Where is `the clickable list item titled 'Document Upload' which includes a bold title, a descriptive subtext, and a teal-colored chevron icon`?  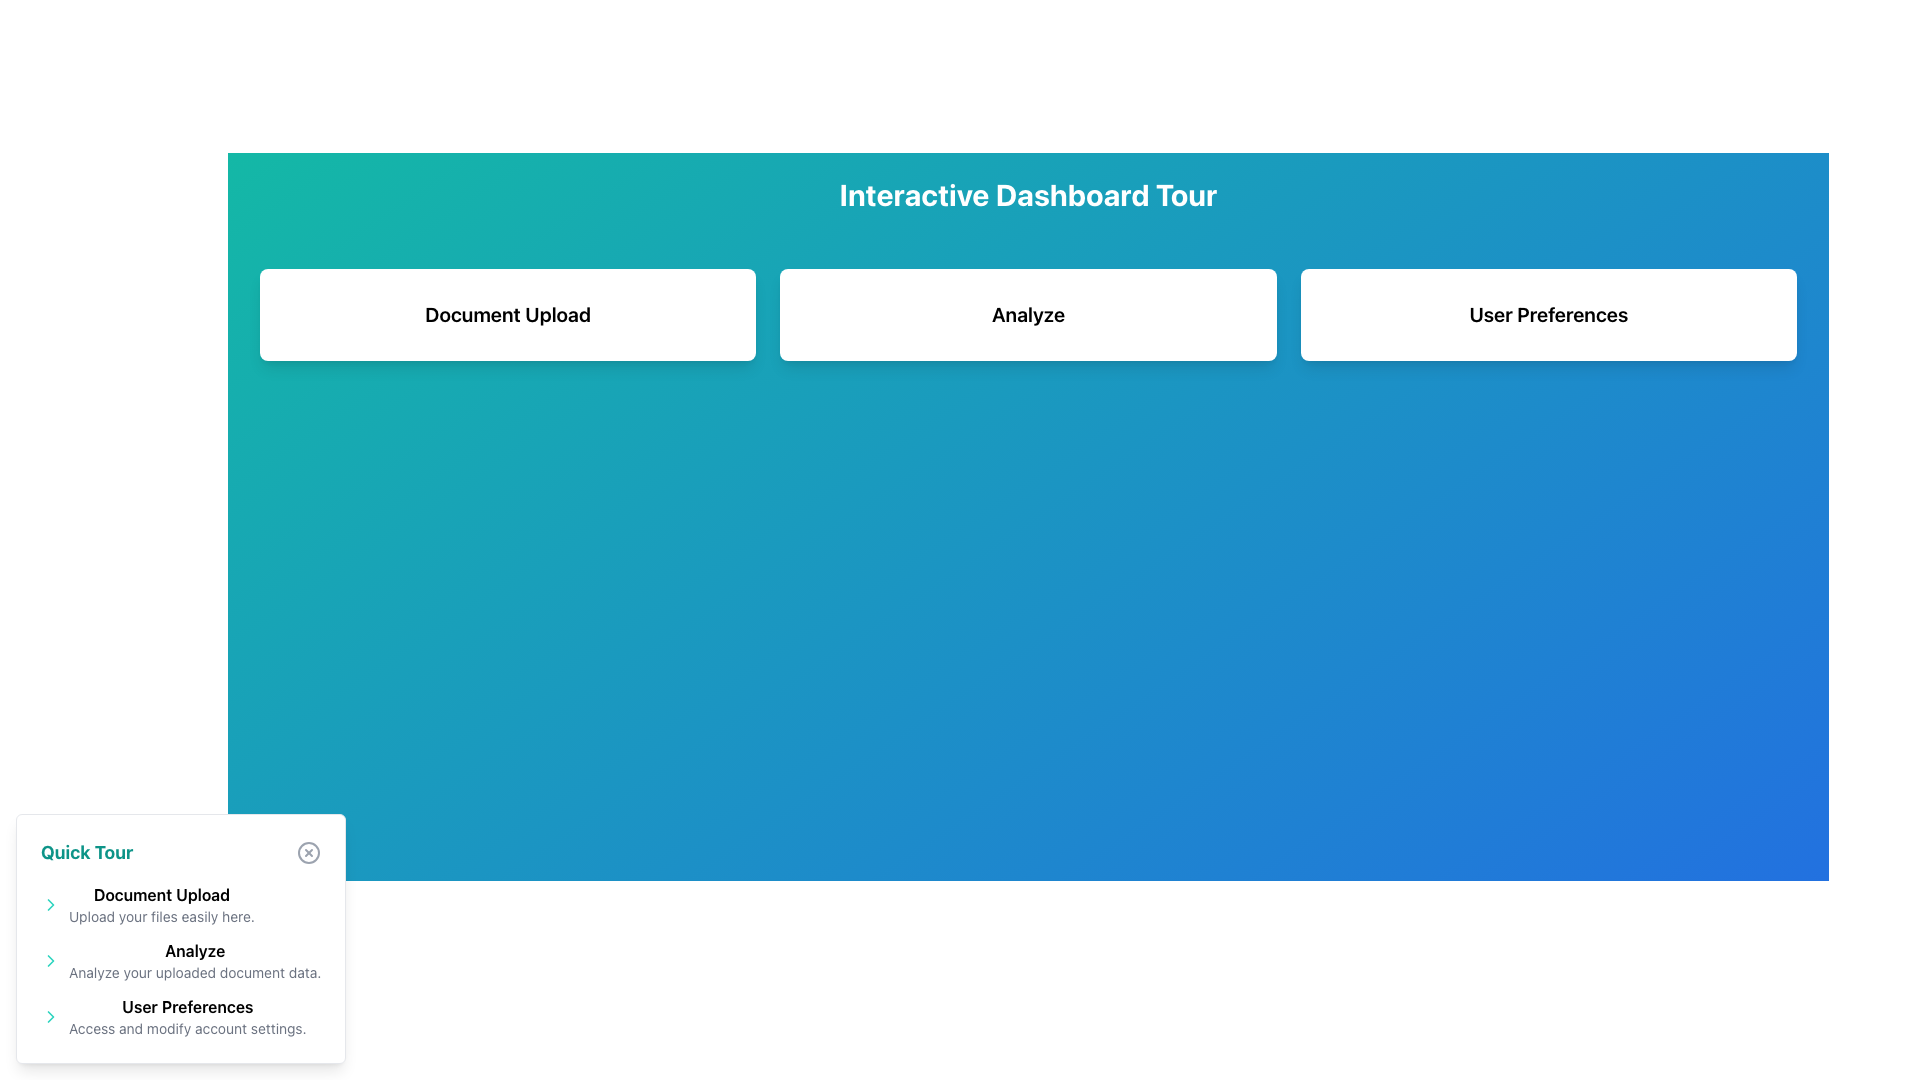
the clickable list item titled 'Document Upload' which includes a bold title, a descriptive subtext, and a teal-colored chevron icon is located at coordinates (181, 905).